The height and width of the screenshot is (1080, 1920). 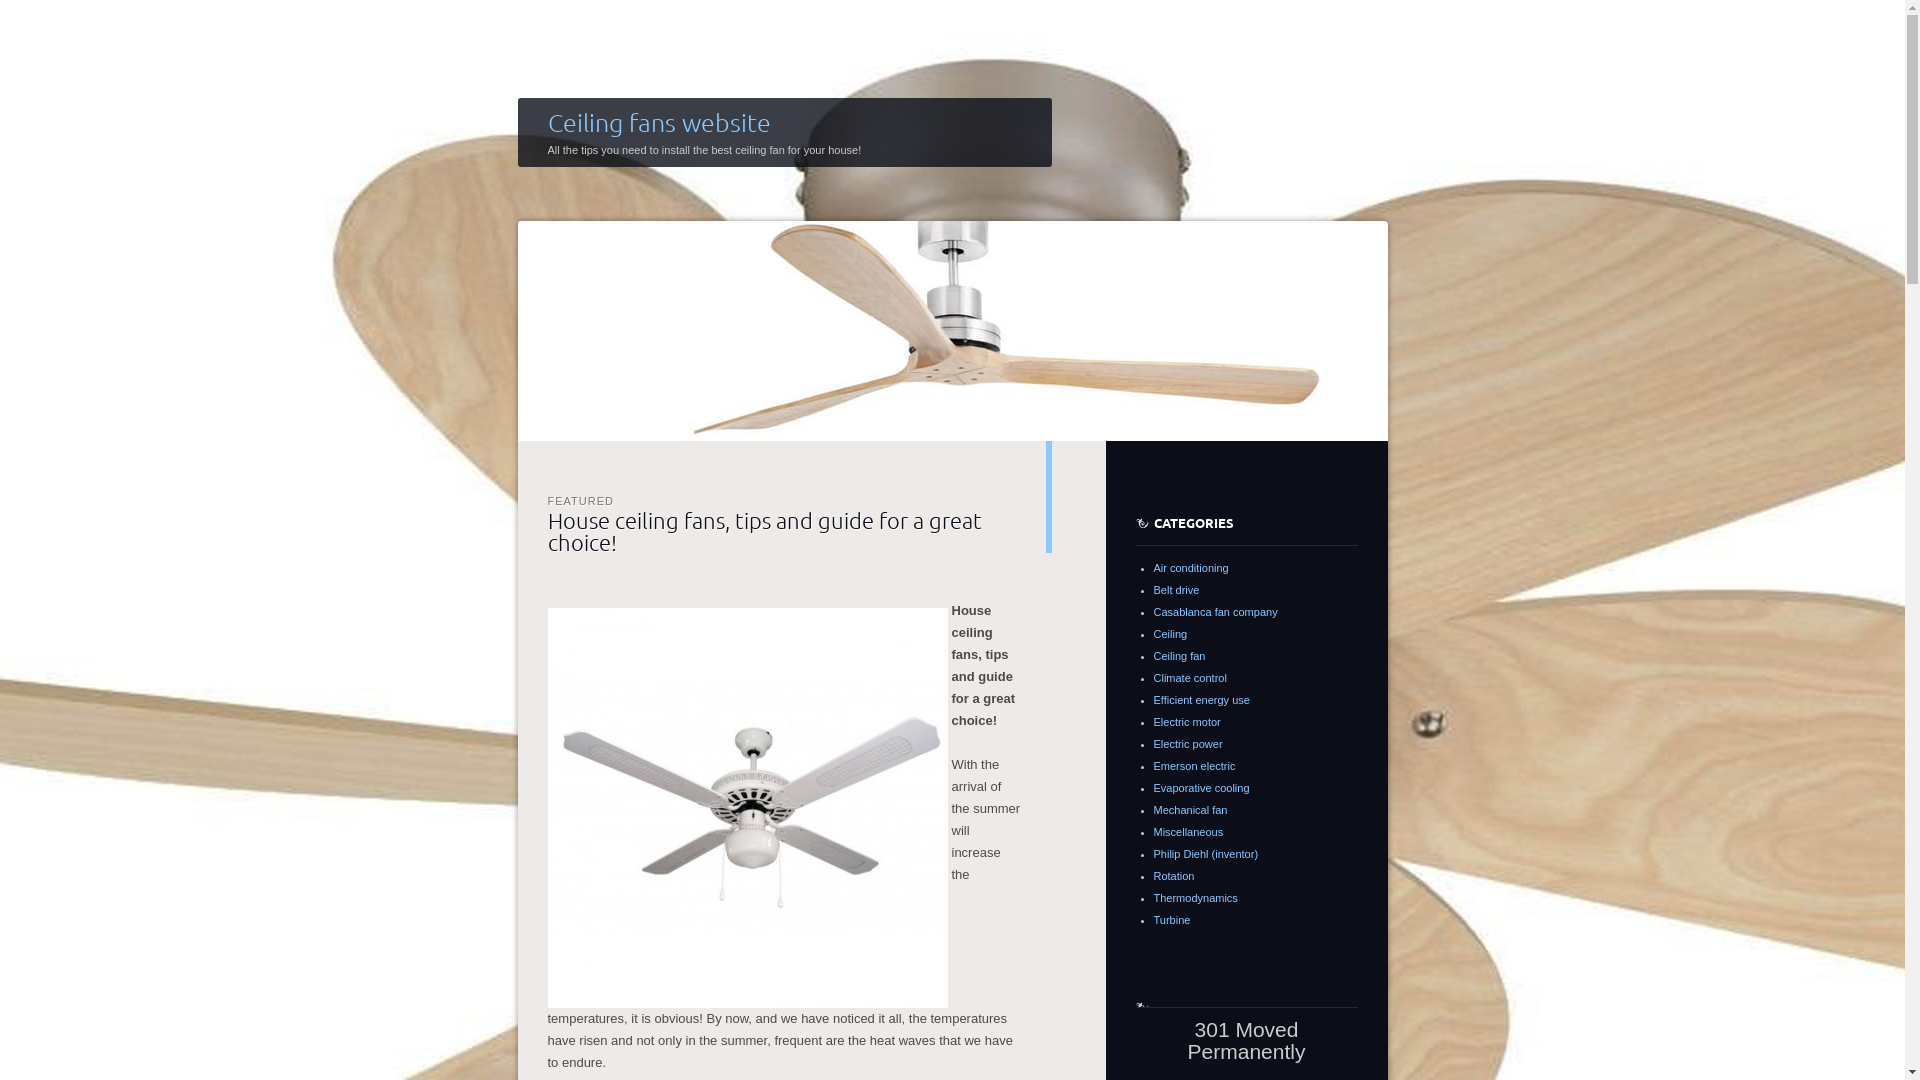 I want to click on 'House ceiling fans, tips and guide for a great choice!', so click(x=763, y=528).